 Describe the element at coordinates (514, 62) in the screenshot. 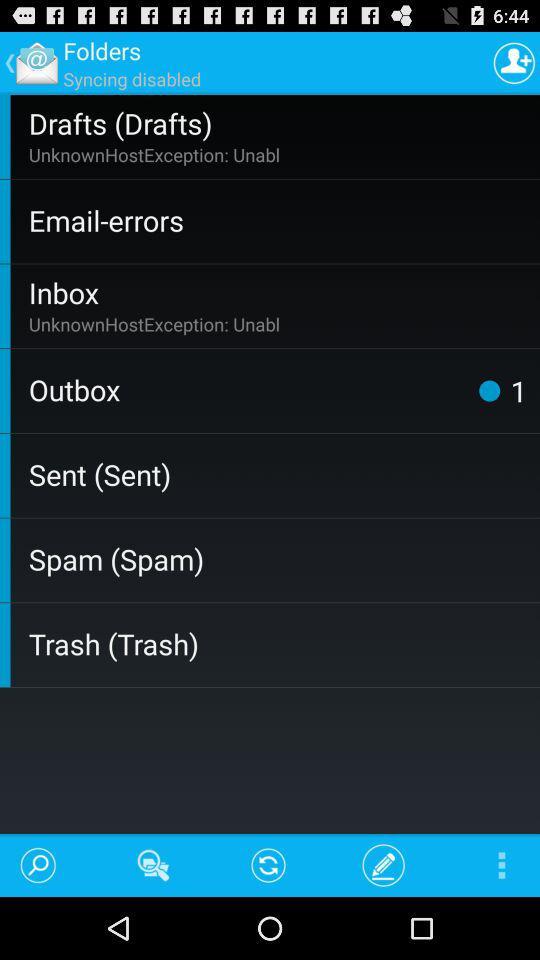

I see `contact` at that location.